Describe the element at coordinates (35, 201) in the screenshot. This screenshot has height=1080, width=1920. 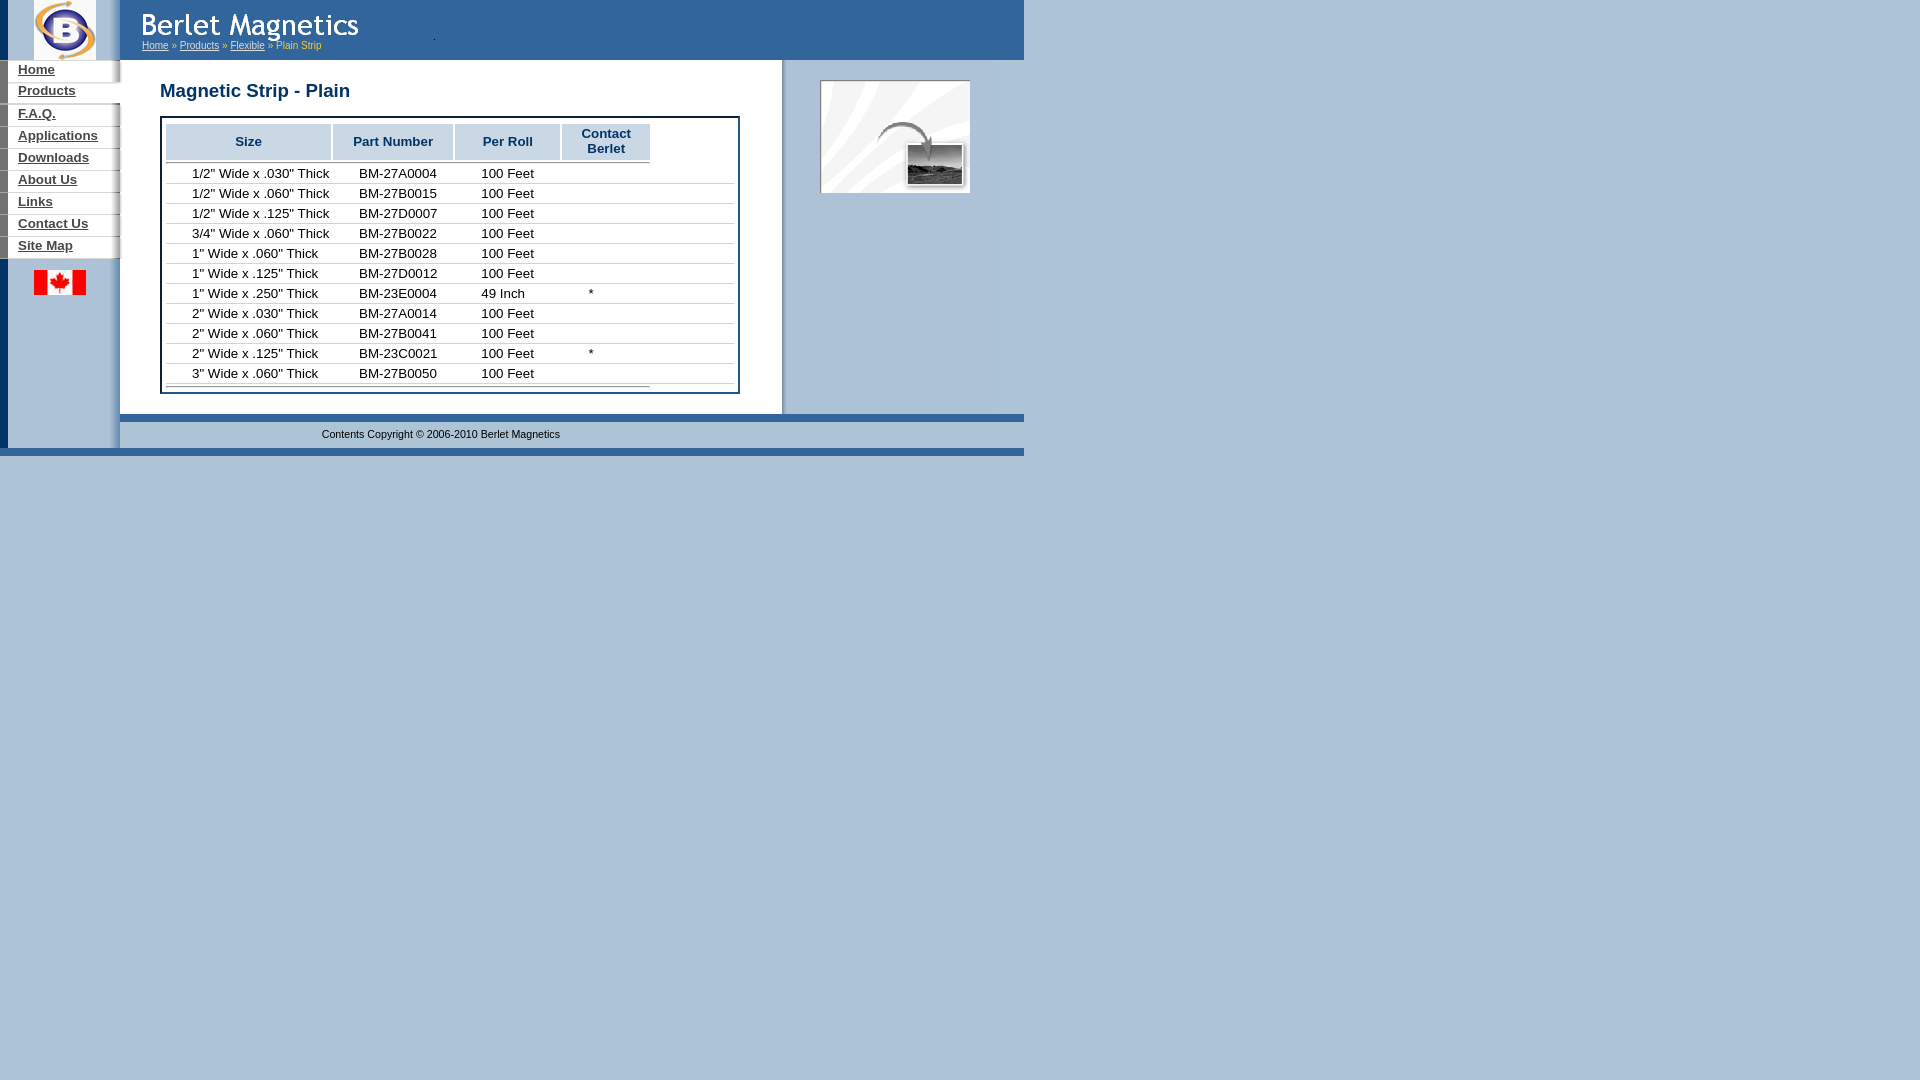
I see `'Links'` at that location.